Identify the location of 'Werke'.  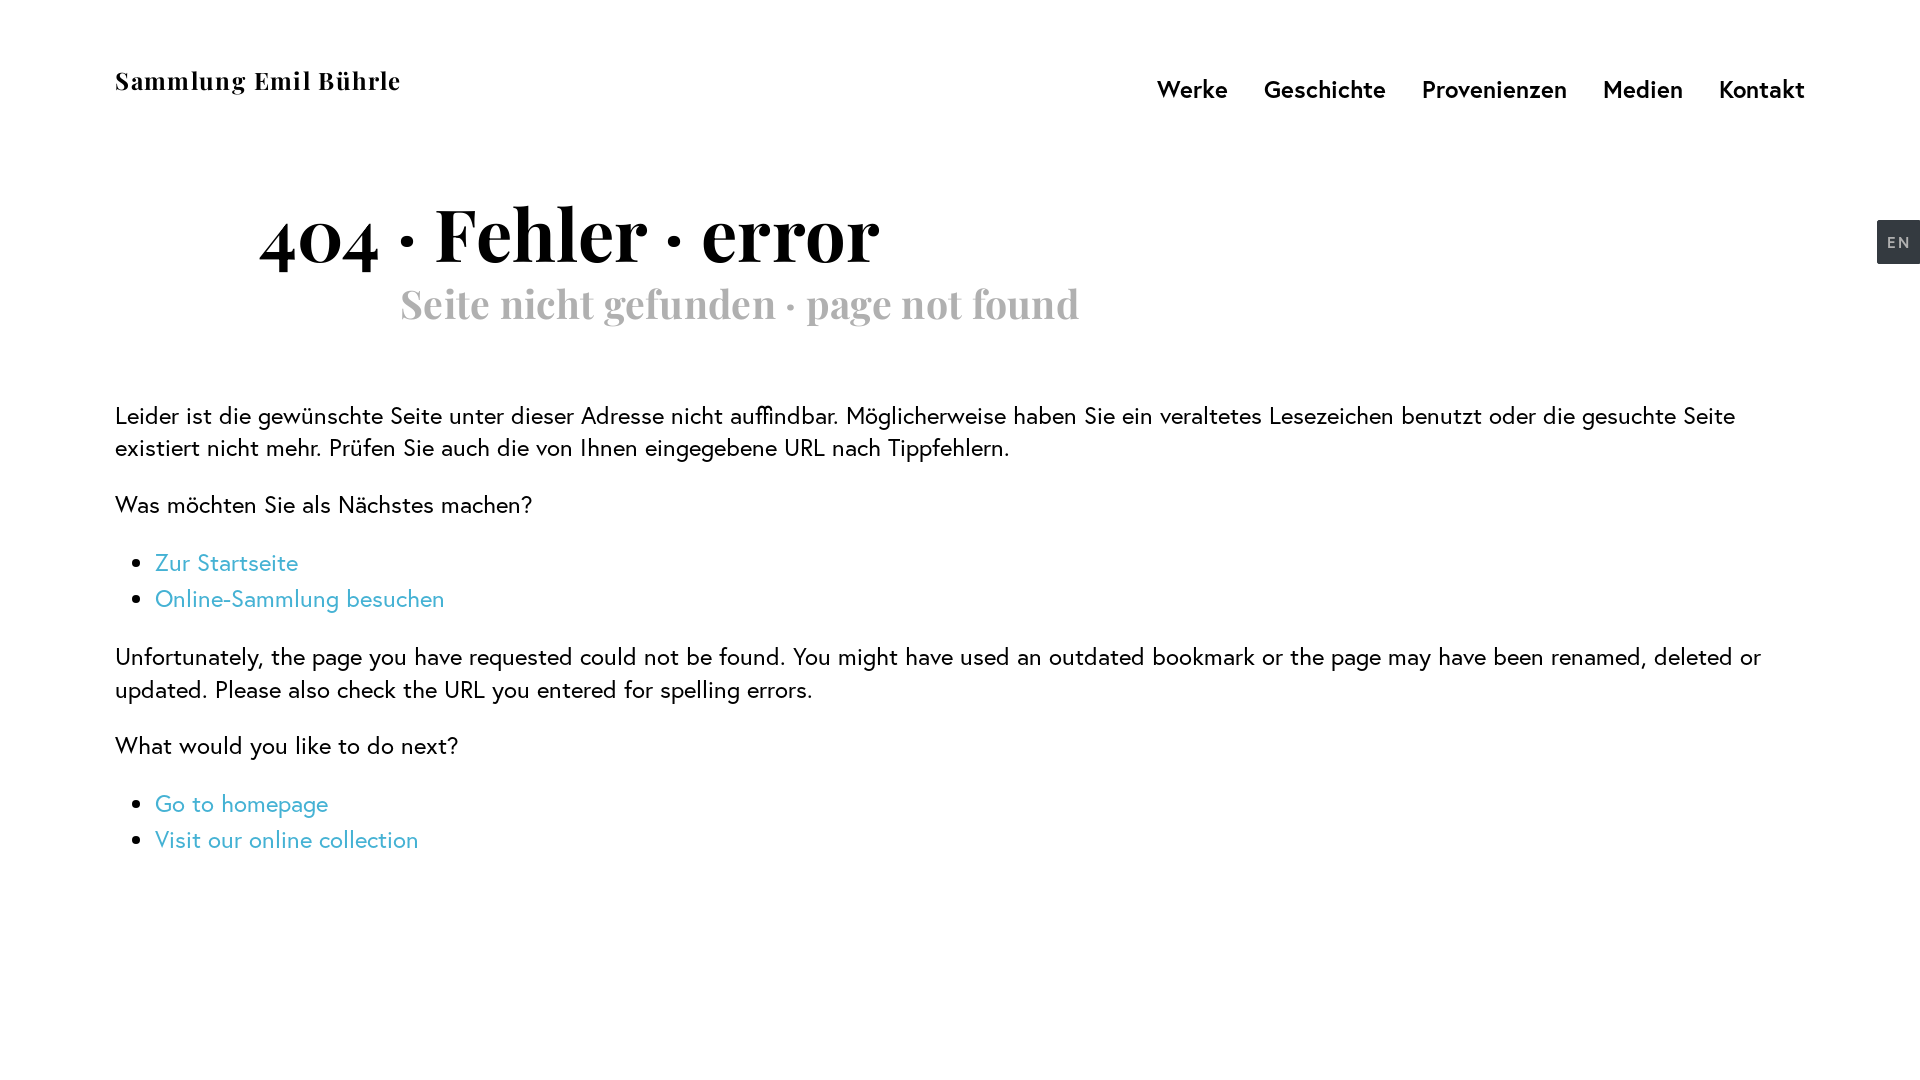
(1145, 87).